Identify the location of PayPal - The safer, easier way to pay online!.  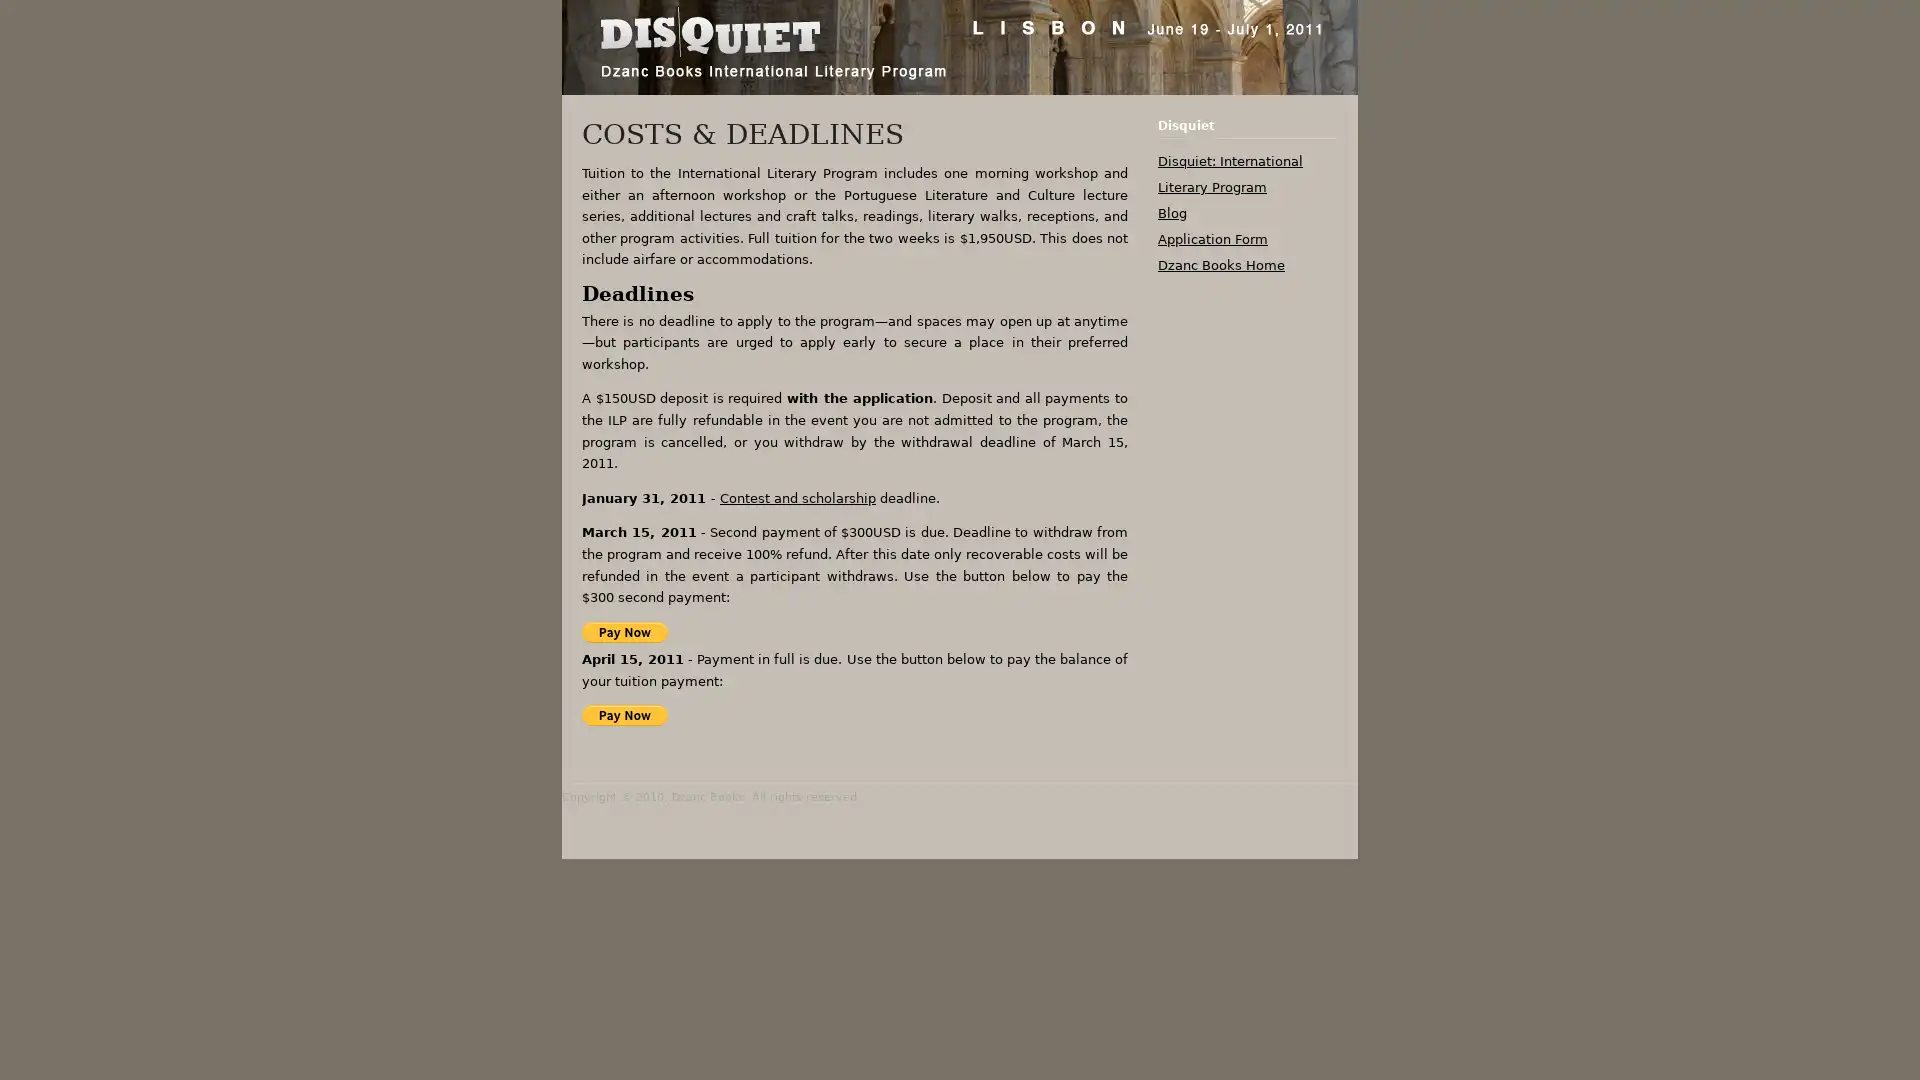
(623, 631).